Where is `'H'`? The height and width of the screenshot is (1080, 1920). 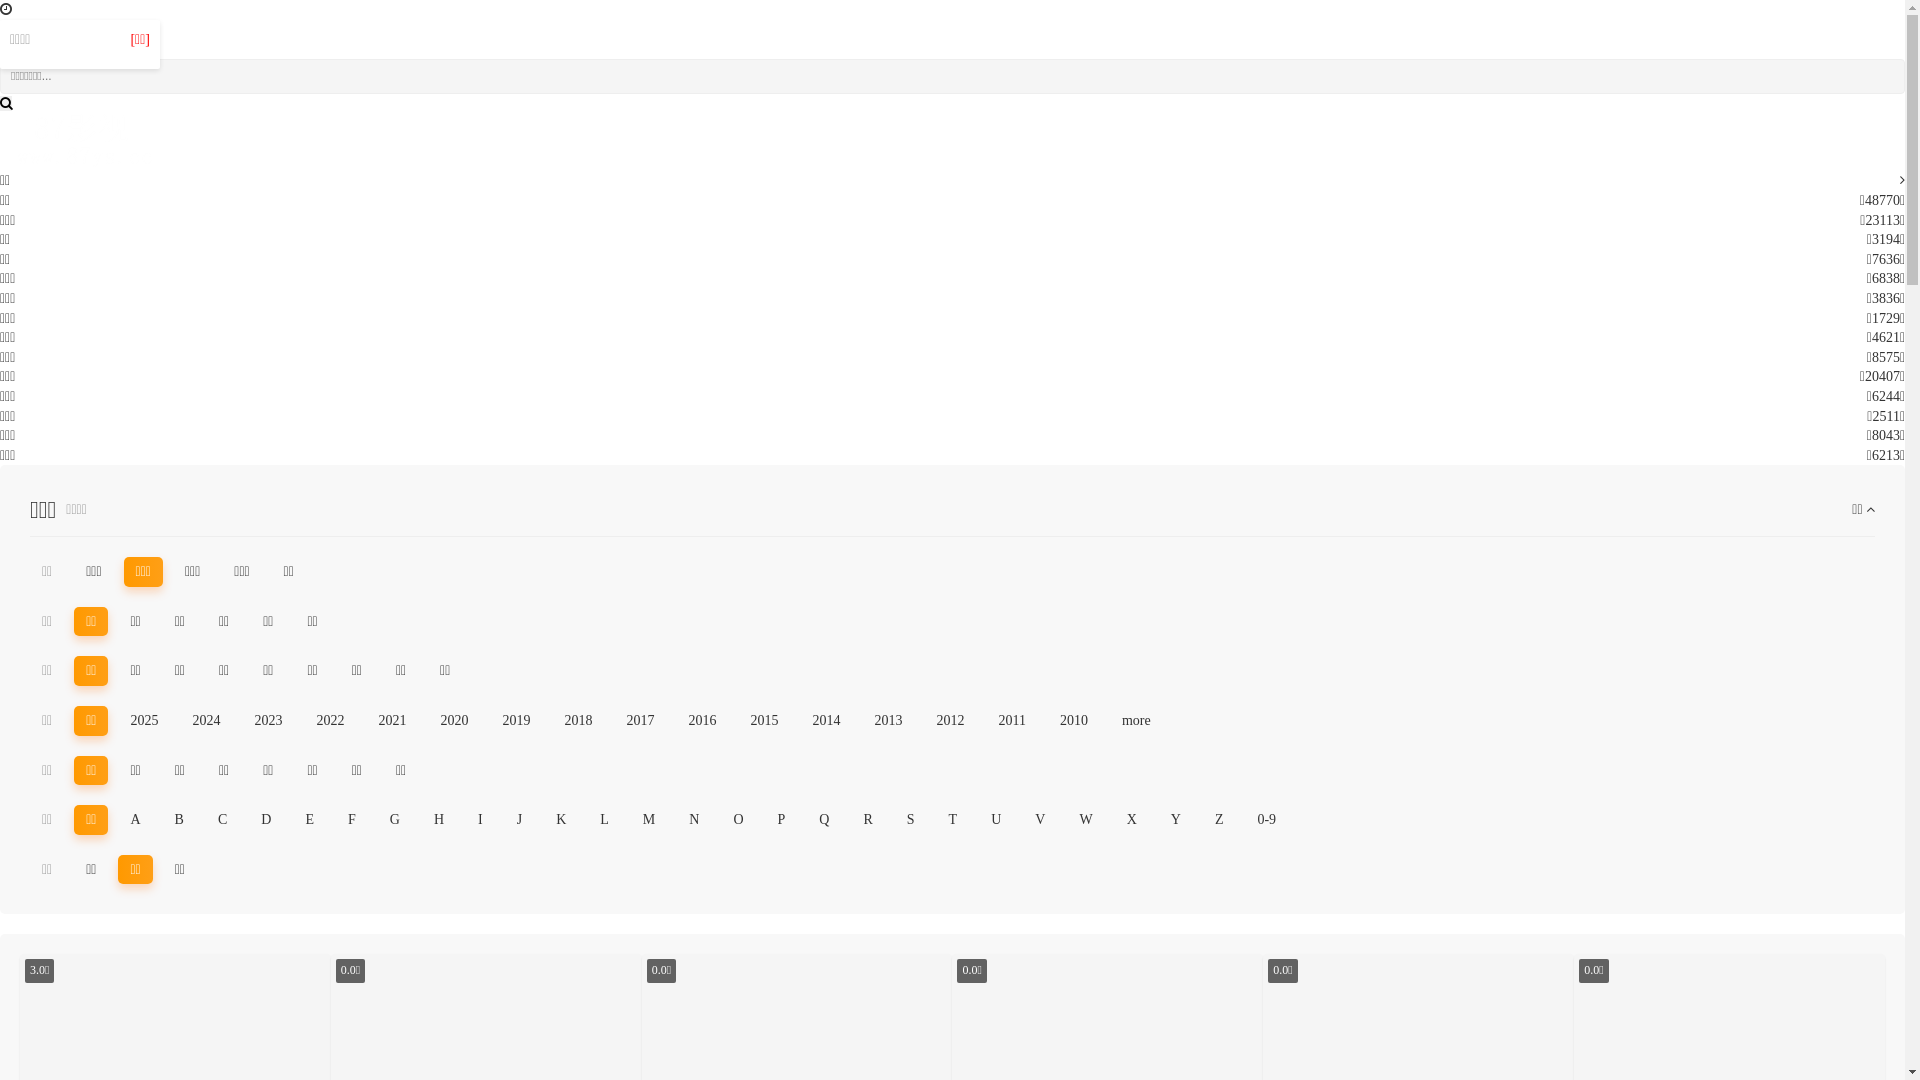 'H' is located at coordinates (437, 820).